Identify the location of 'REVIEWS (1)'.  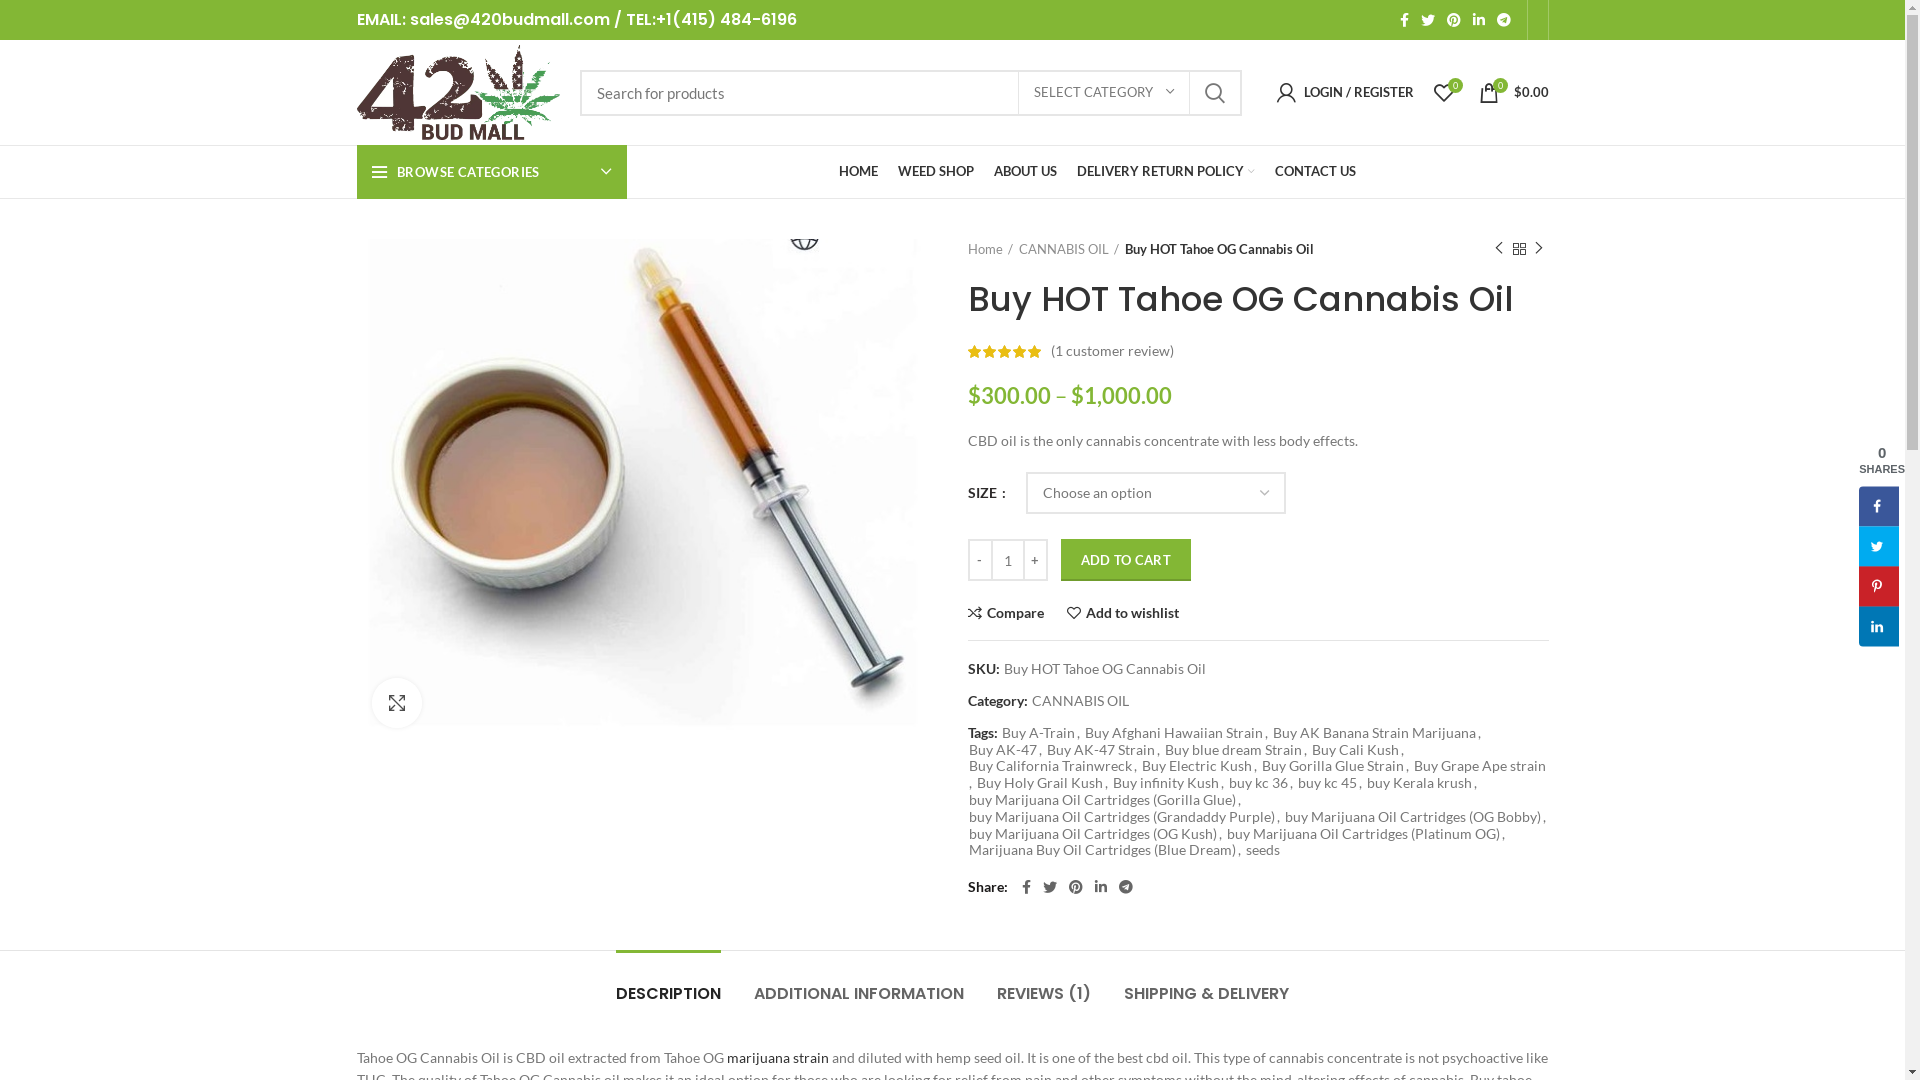
(1042, 982).